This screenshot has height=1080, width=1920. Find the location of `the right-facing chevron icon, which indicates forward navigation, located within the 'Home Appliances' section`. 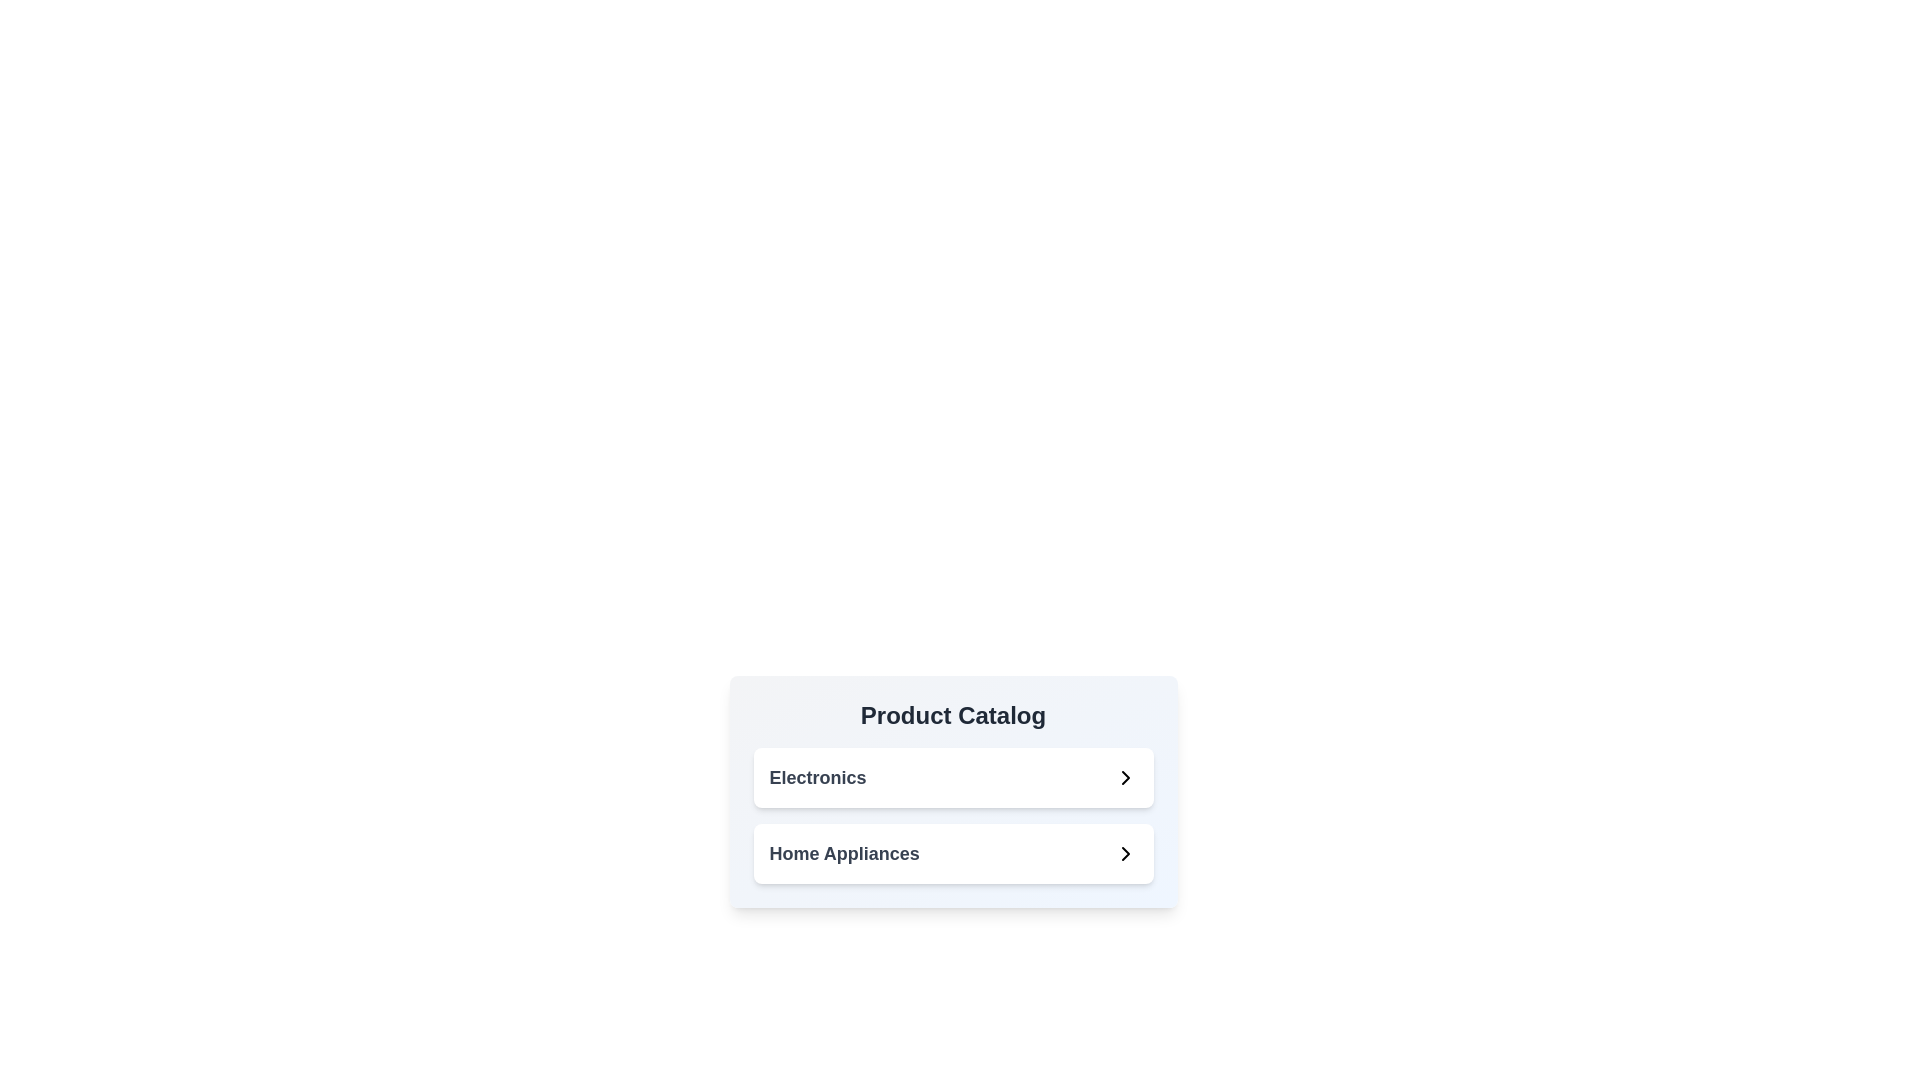

the right-facing chevron icon, which indicates forward navigation, located within the 'Home Appliances' section is located at coordinates (1125, 853).